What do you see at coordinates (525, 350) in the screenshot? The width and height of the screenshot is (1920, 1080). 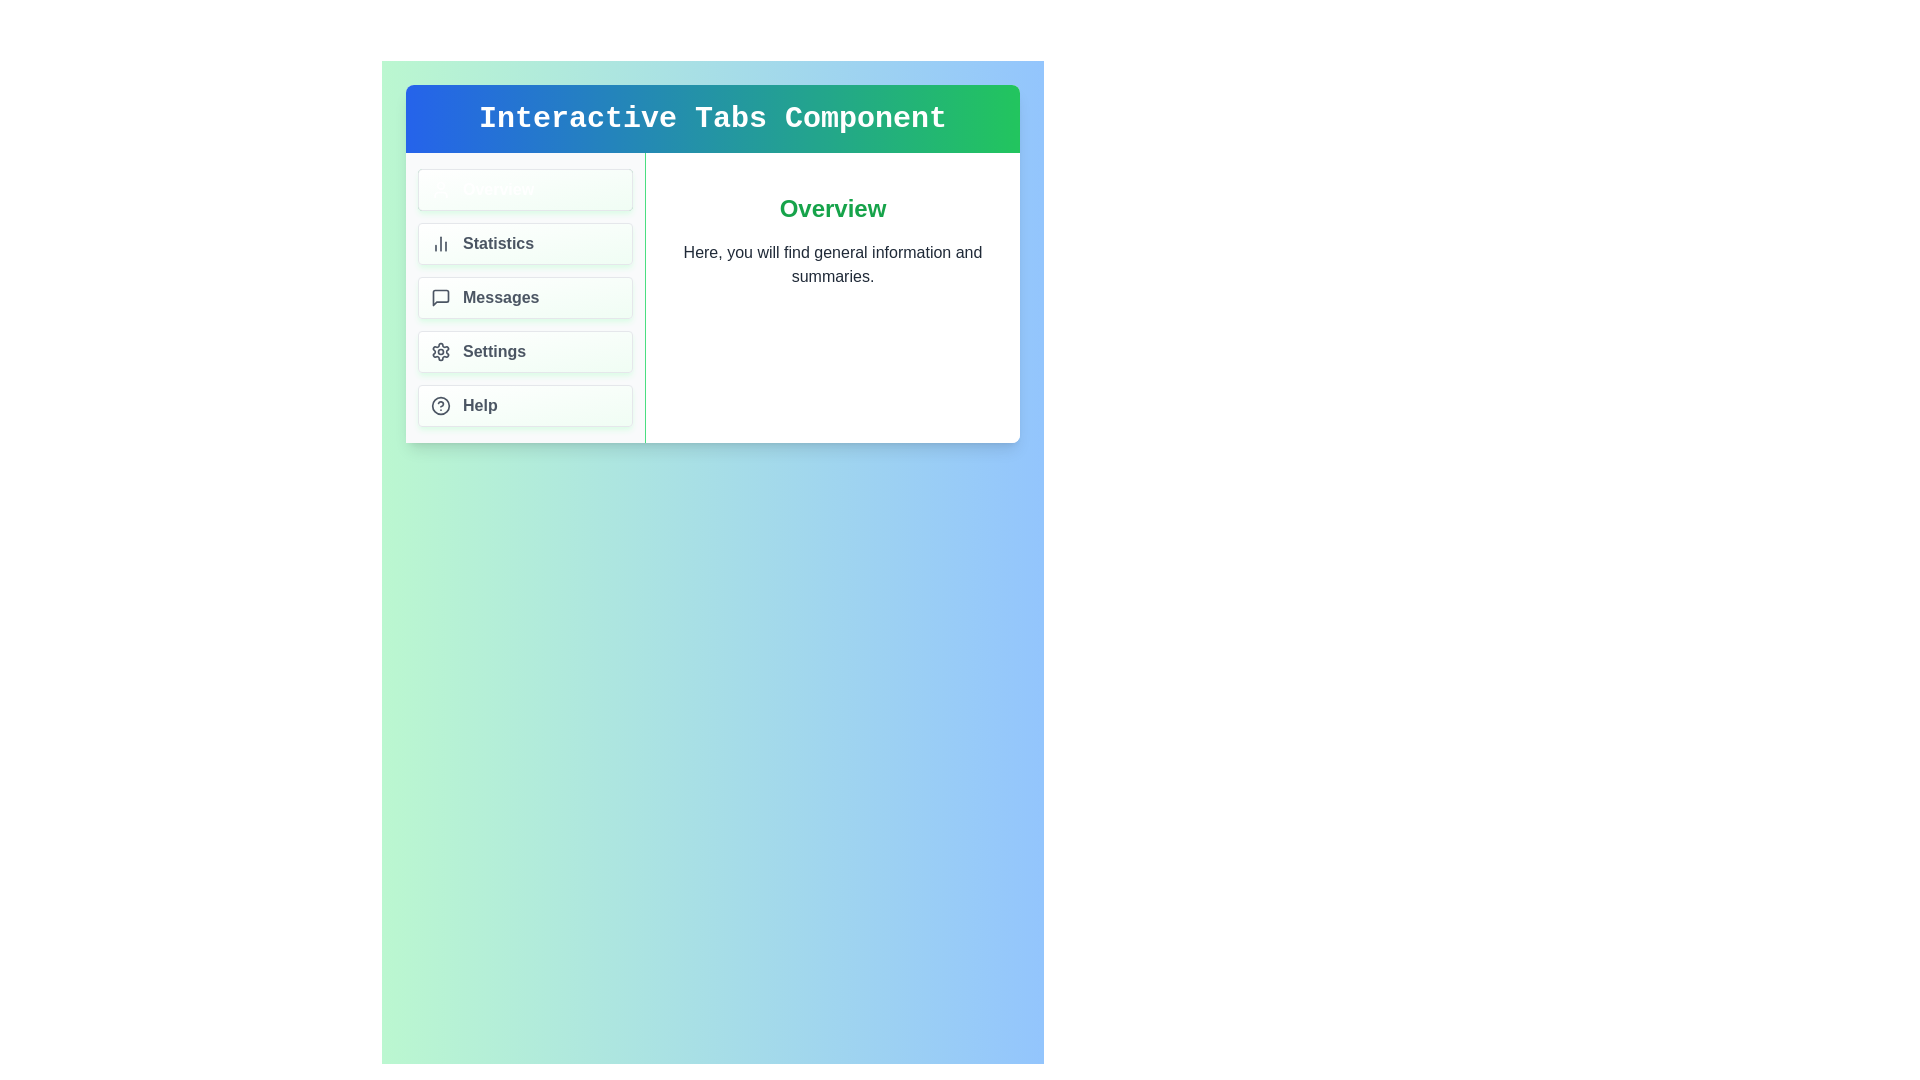 I see `the tab labeled Settings by clicking on its area` at bounding box center [525, 350].